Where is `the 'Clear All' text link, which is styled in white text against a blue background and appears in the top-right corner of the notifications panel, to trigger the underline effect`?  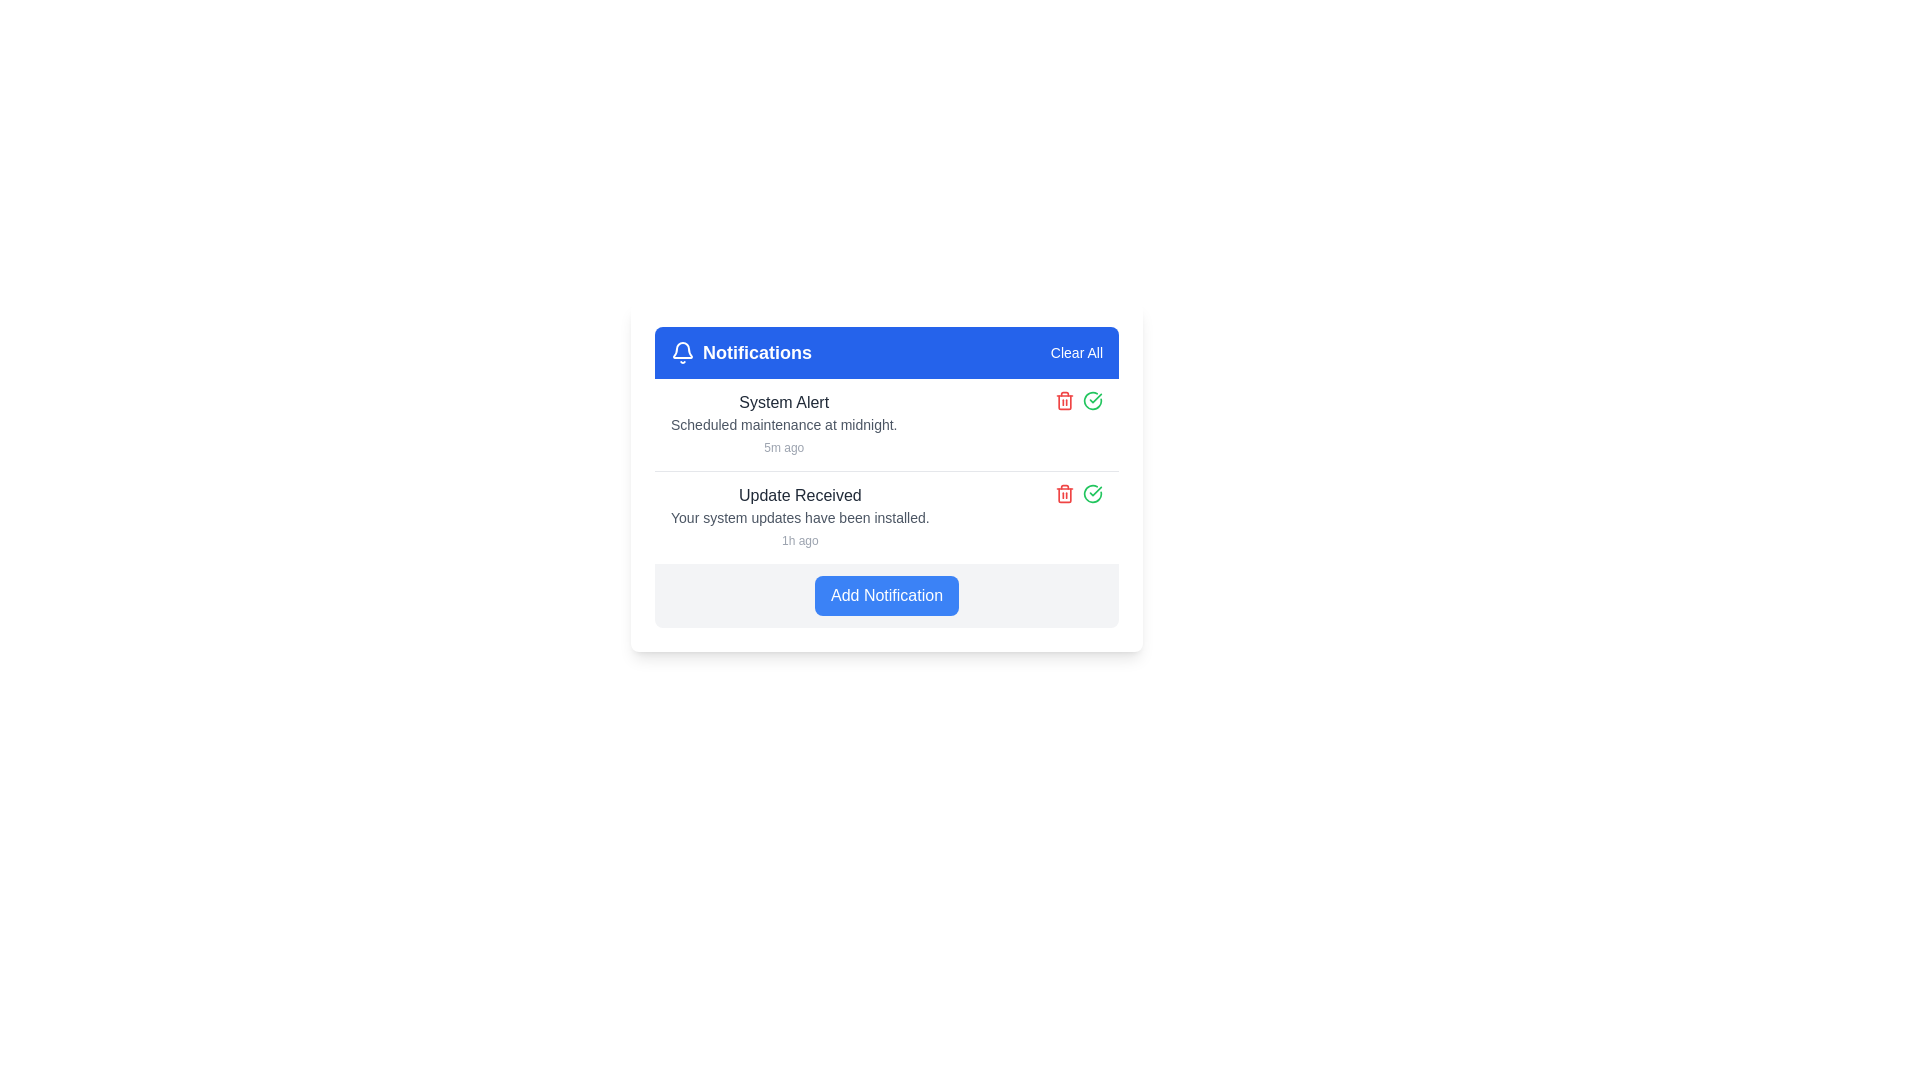 the 'Clear All' text link, which is styled in white text against a blue background and appears in the top-right corner of the notifications panel, to trigger the underline effect is located at coordinates (1075, 352).